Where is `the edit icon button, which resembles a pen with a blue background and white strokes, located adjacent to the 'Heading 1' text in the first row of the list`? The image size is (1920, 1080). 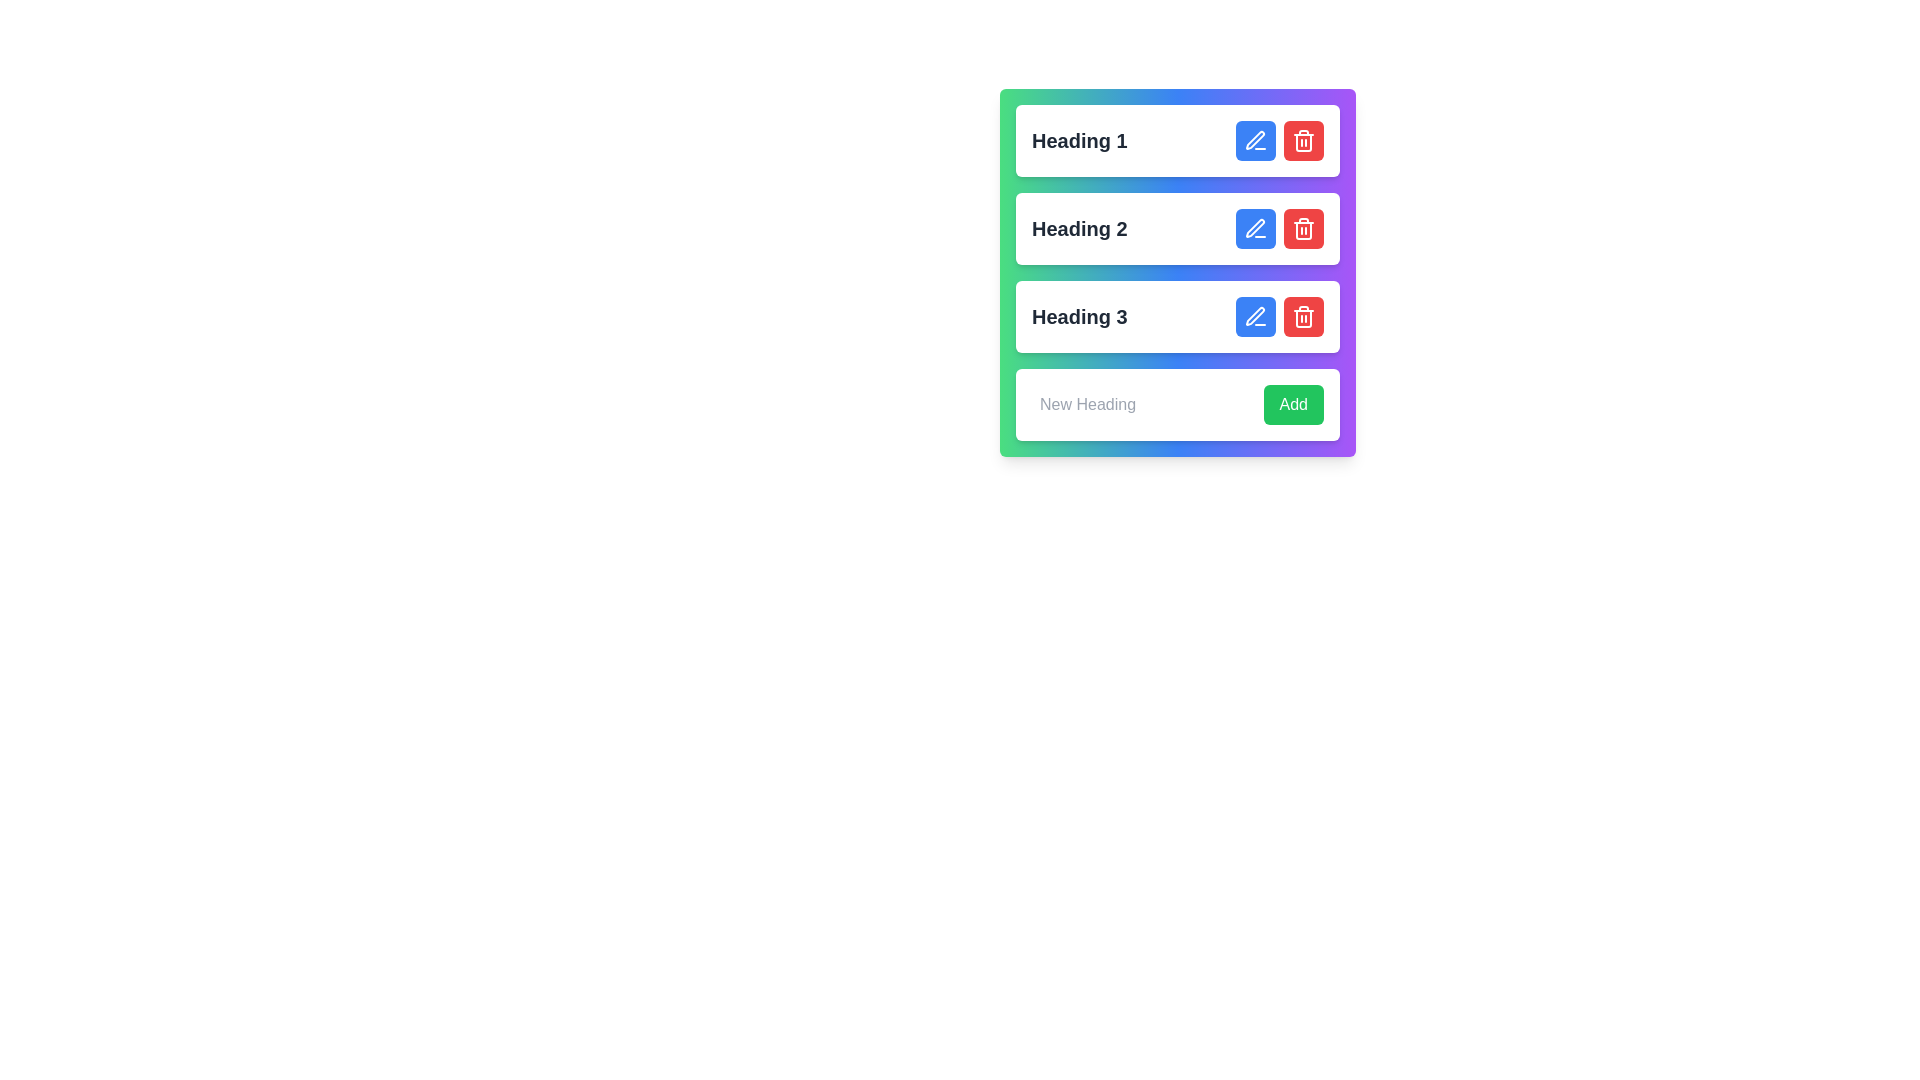
the edit icon button, which resembles a pen with a blue background and white strokes, located adjacent to the 'Heading 1' text in the first row of the list is located at coordinates (1255, 140).